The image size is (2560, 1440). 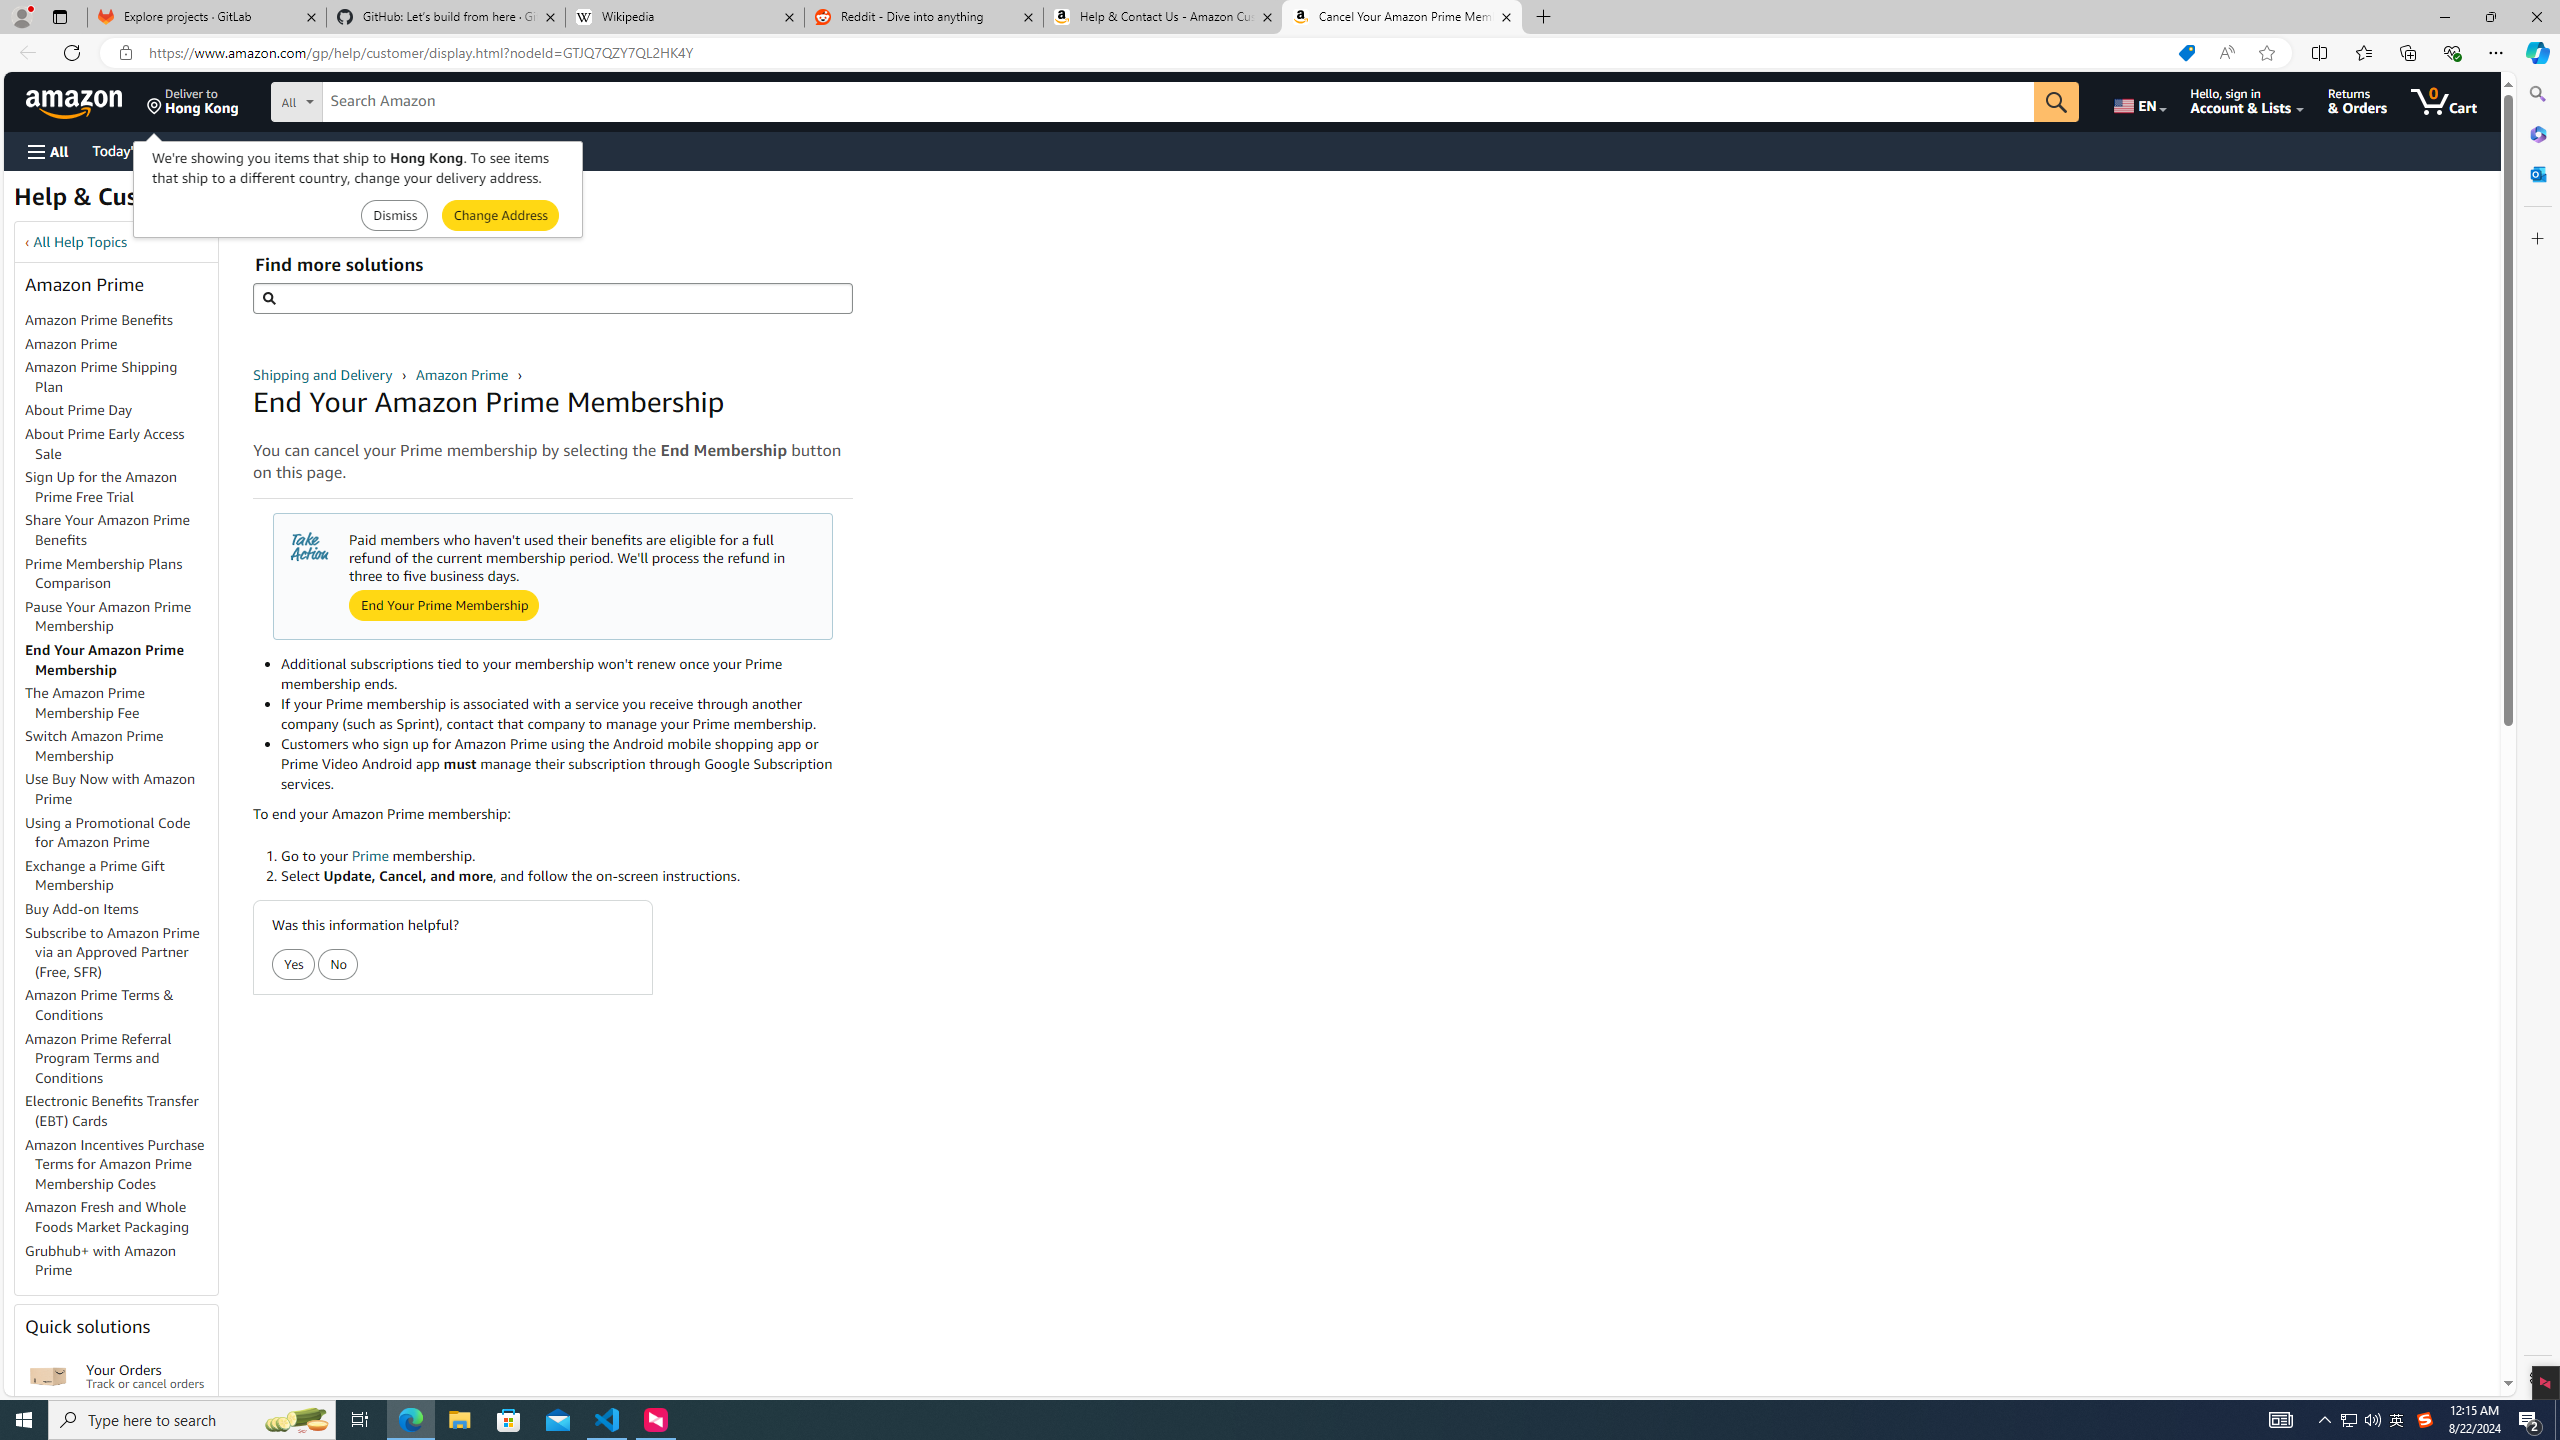 What do you see at coordinates (121, 1110) in the screenshot?
I see `'Electronic Benefits Transfer (EBT) Cards'` at bounding box center [121, 1110].